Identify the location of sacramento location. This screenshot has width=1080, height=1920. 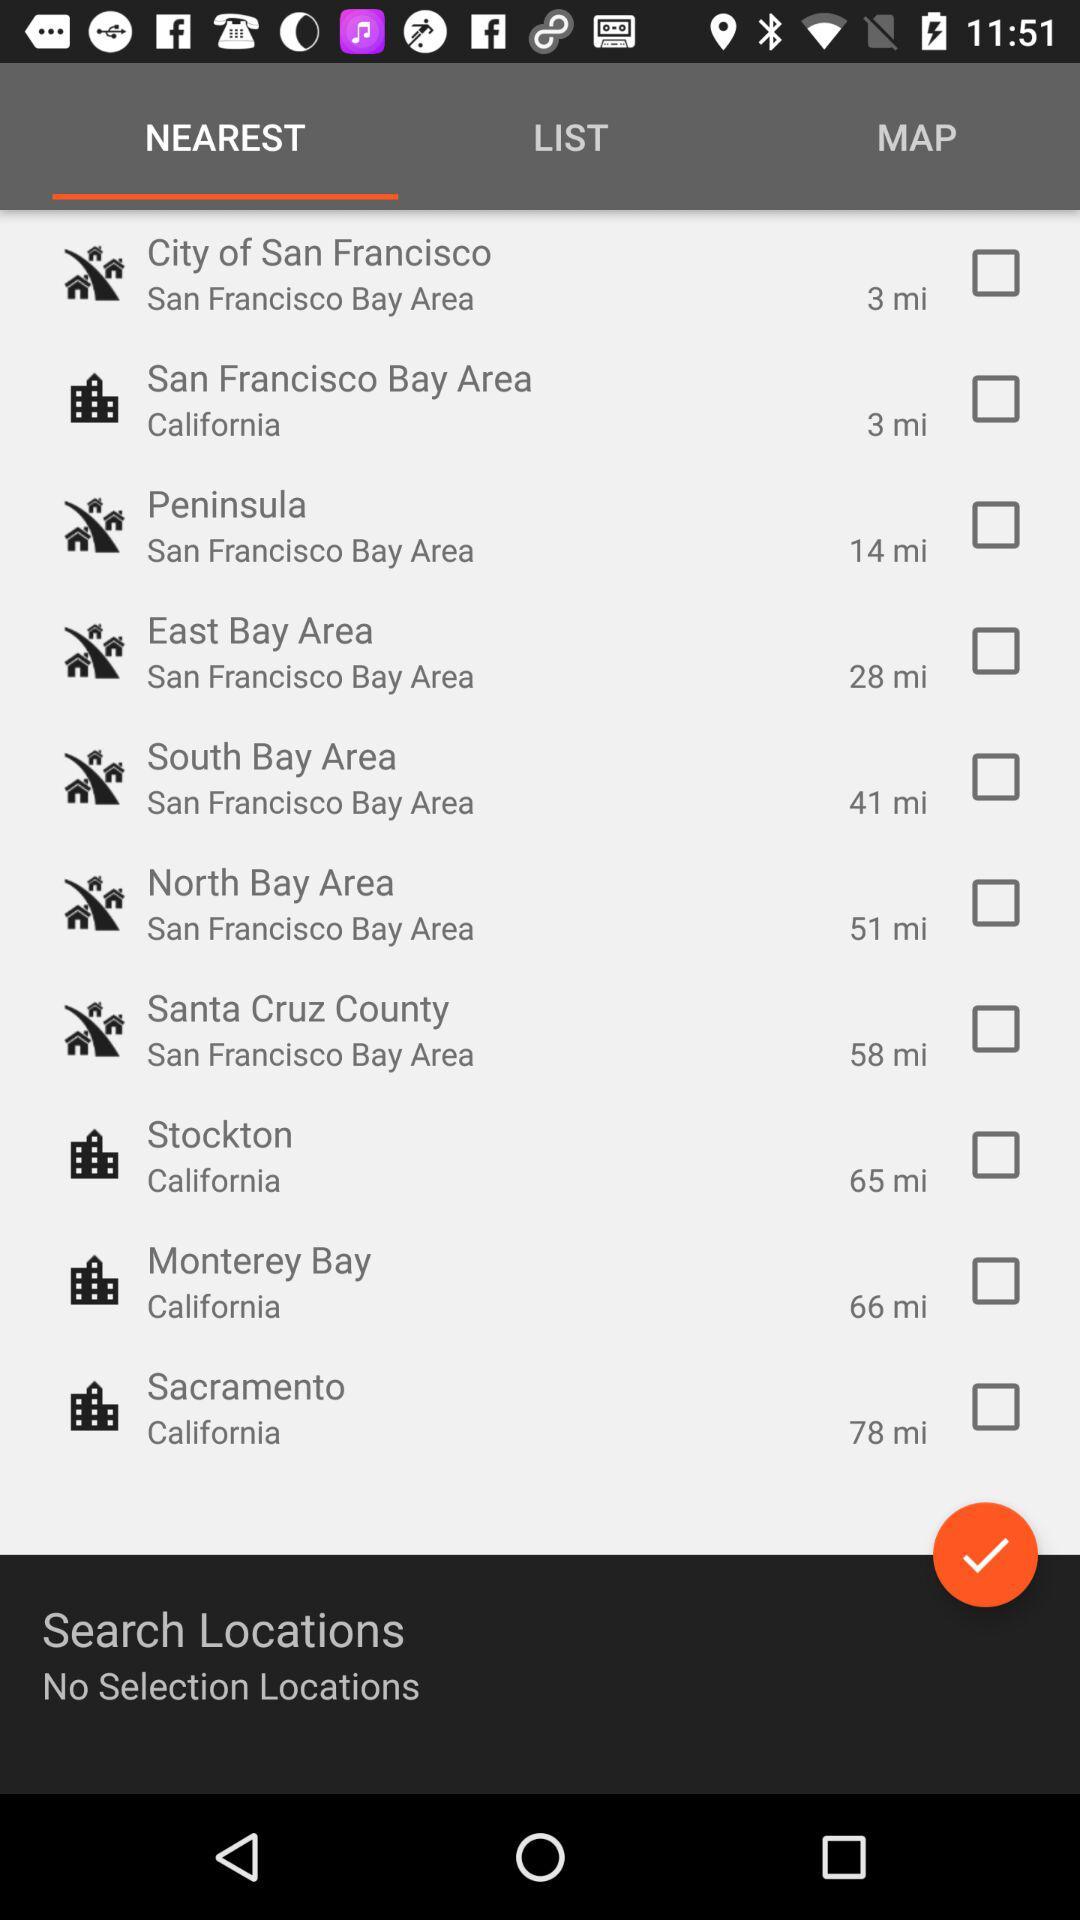
(995, 1405).